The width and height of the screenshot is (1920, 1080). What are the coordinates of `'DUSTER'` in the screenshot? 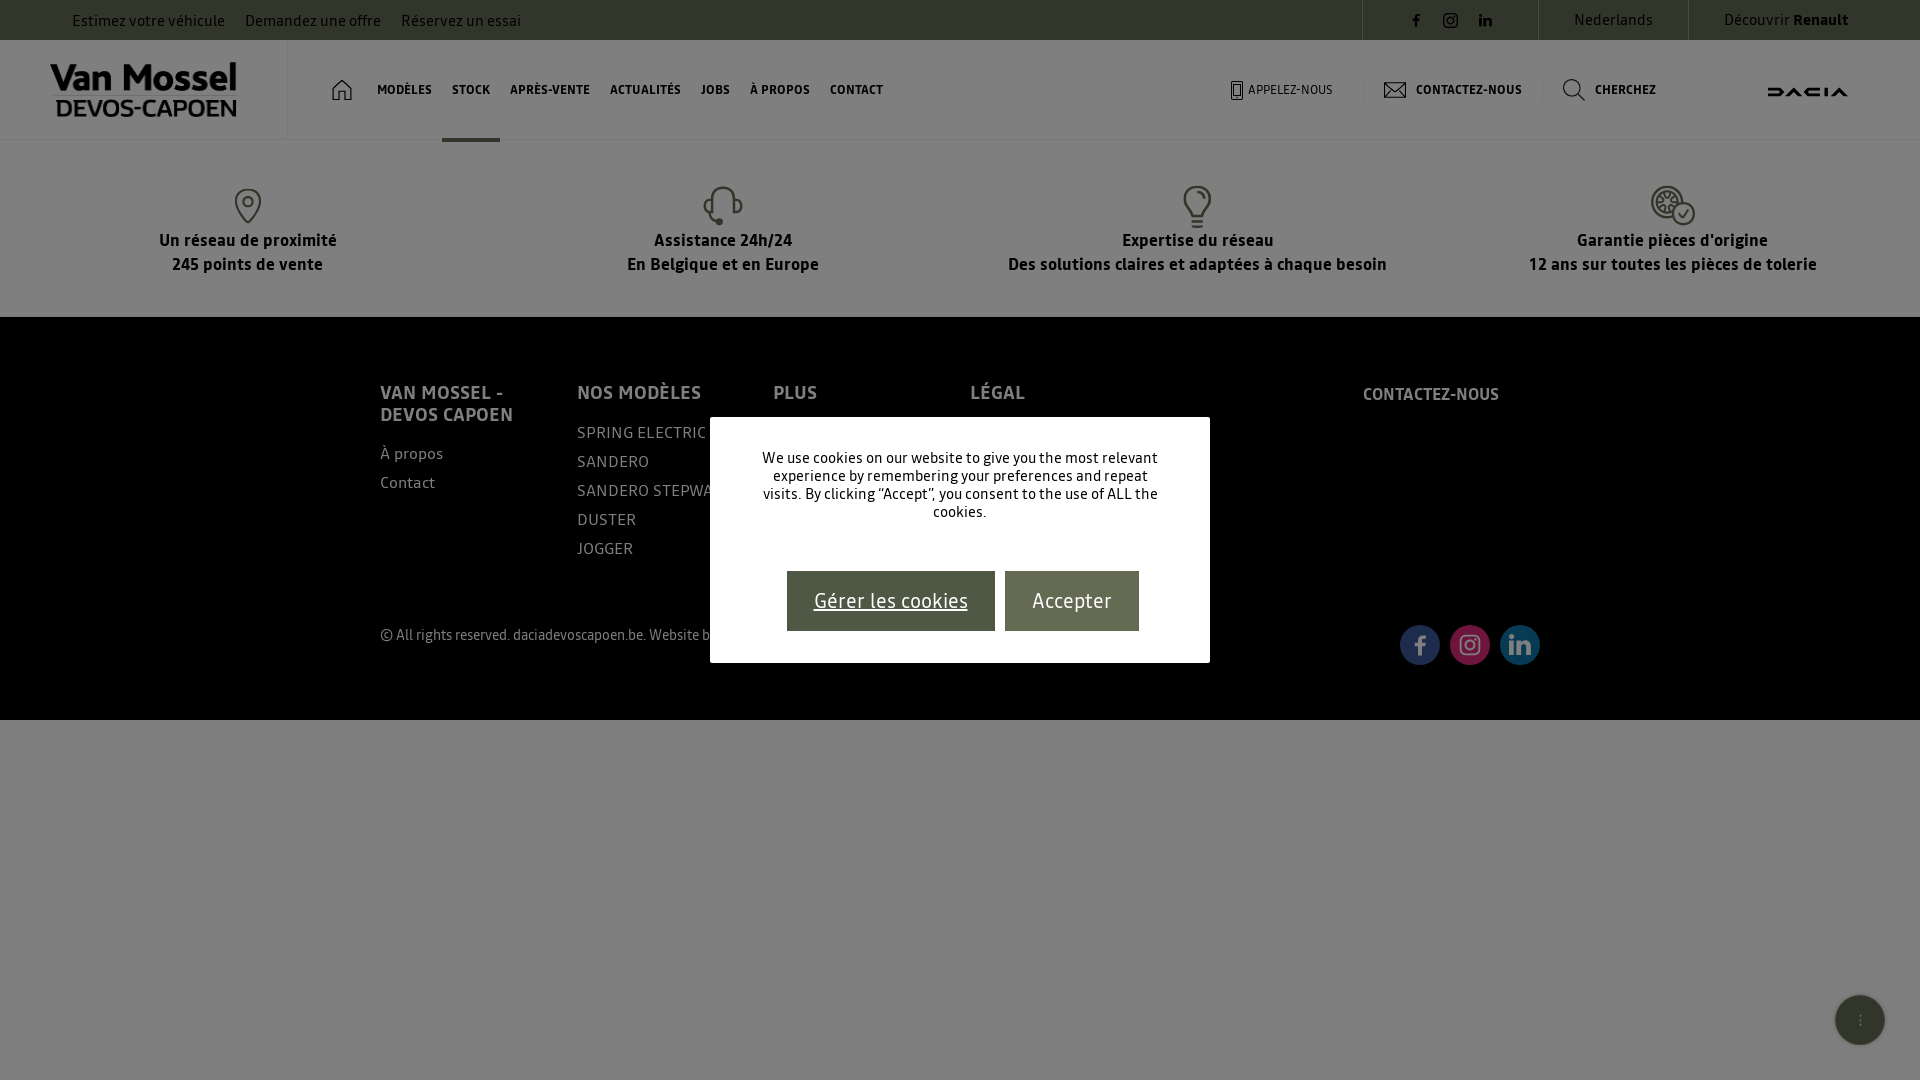 It's located at (665, 518).